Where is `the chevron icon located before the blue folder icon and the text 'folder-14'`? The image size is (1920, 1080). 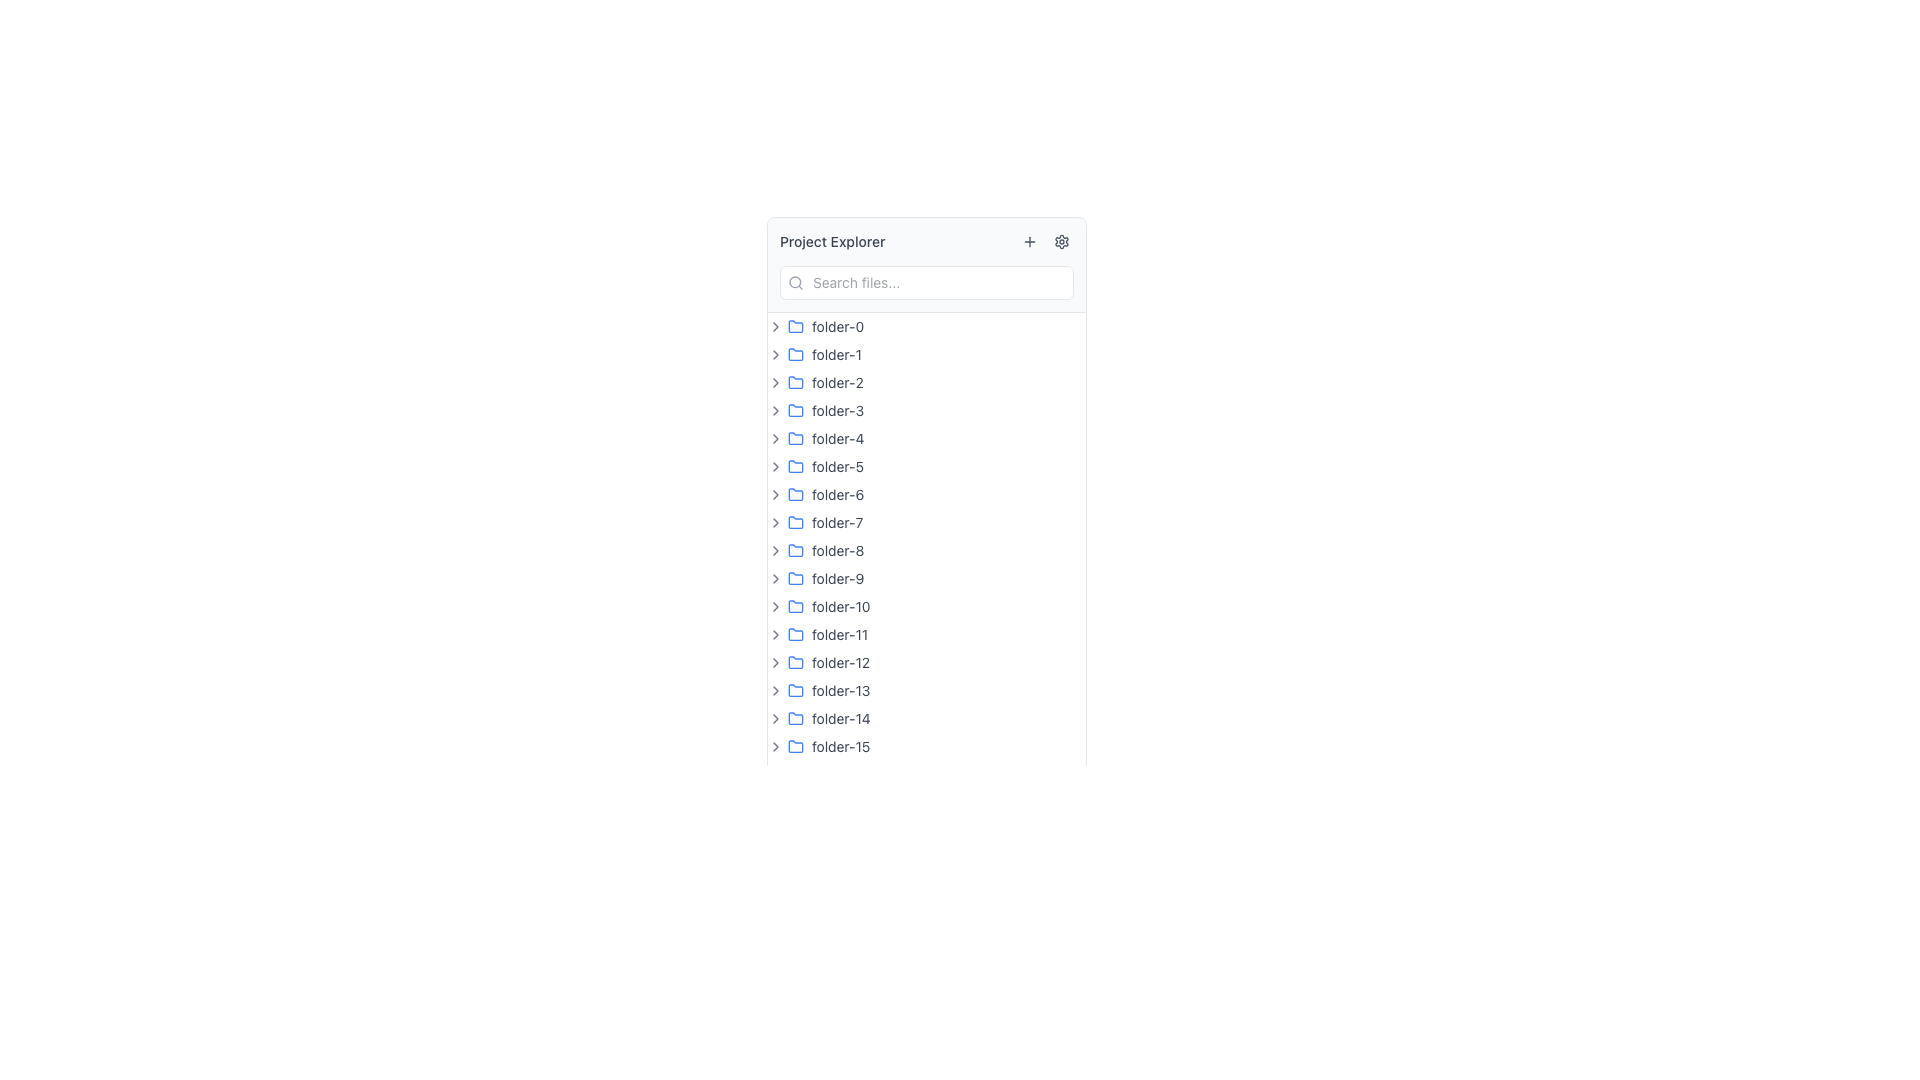 the chevron icon located before the blue folder icon and the text 'folder-14' is located at coordinates (775, 717).